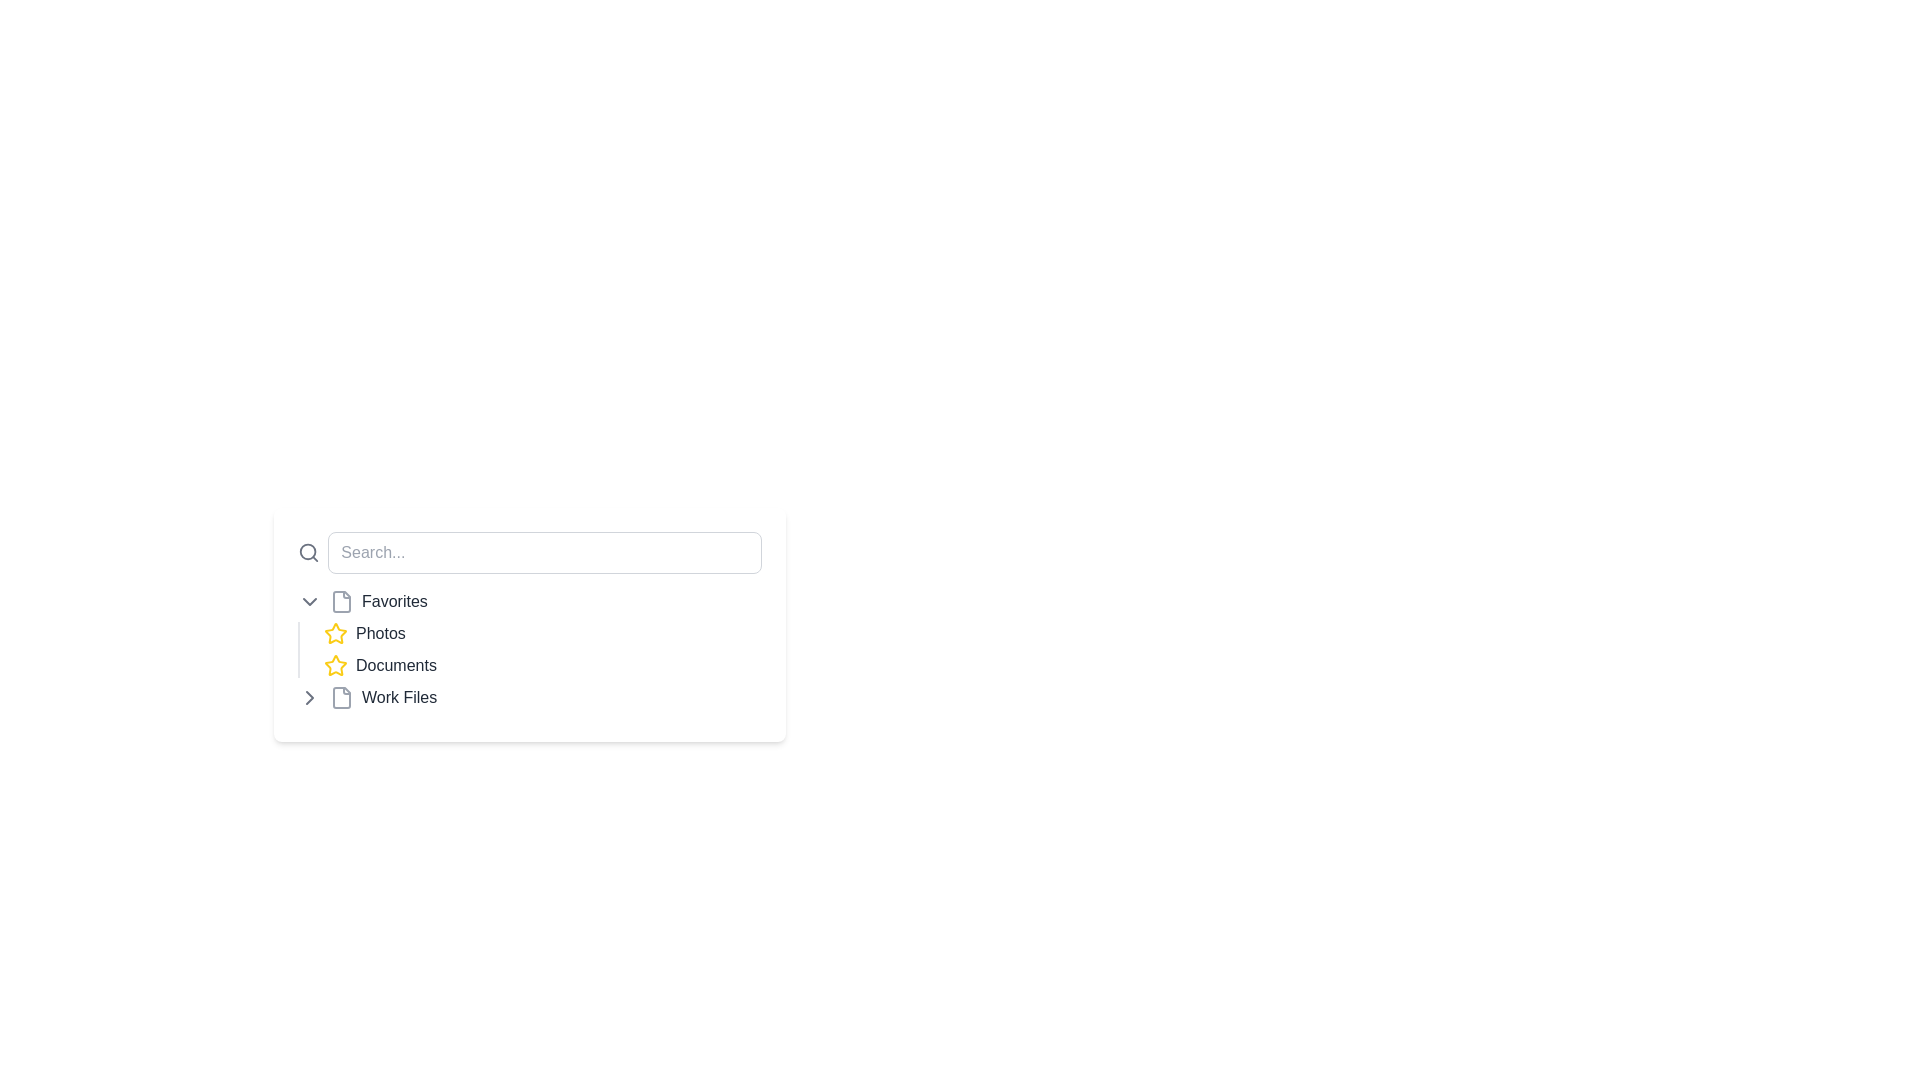 The width and height of the screenshot is (1920, 1080). Describe the element at coordinates (341, 600) in the screenshot. I see `the 'Favorites' SVG icon in the file navigation sidebar, which is the top-most icon located just beneath the search bar` at that location.